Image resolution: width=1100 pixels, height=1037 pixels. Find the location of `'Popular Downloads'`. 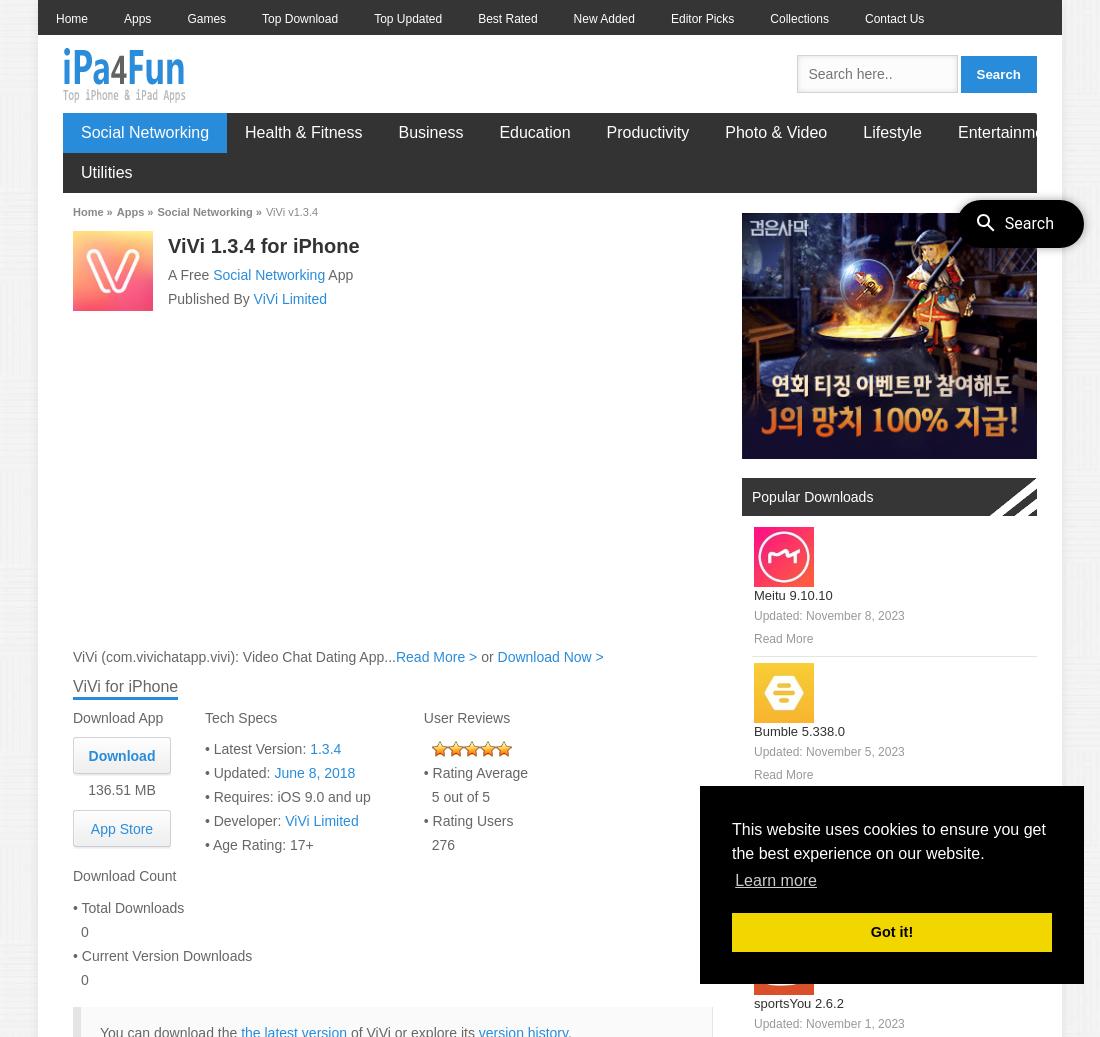

'Popular Downloads' is located at coordinates (812, 496).